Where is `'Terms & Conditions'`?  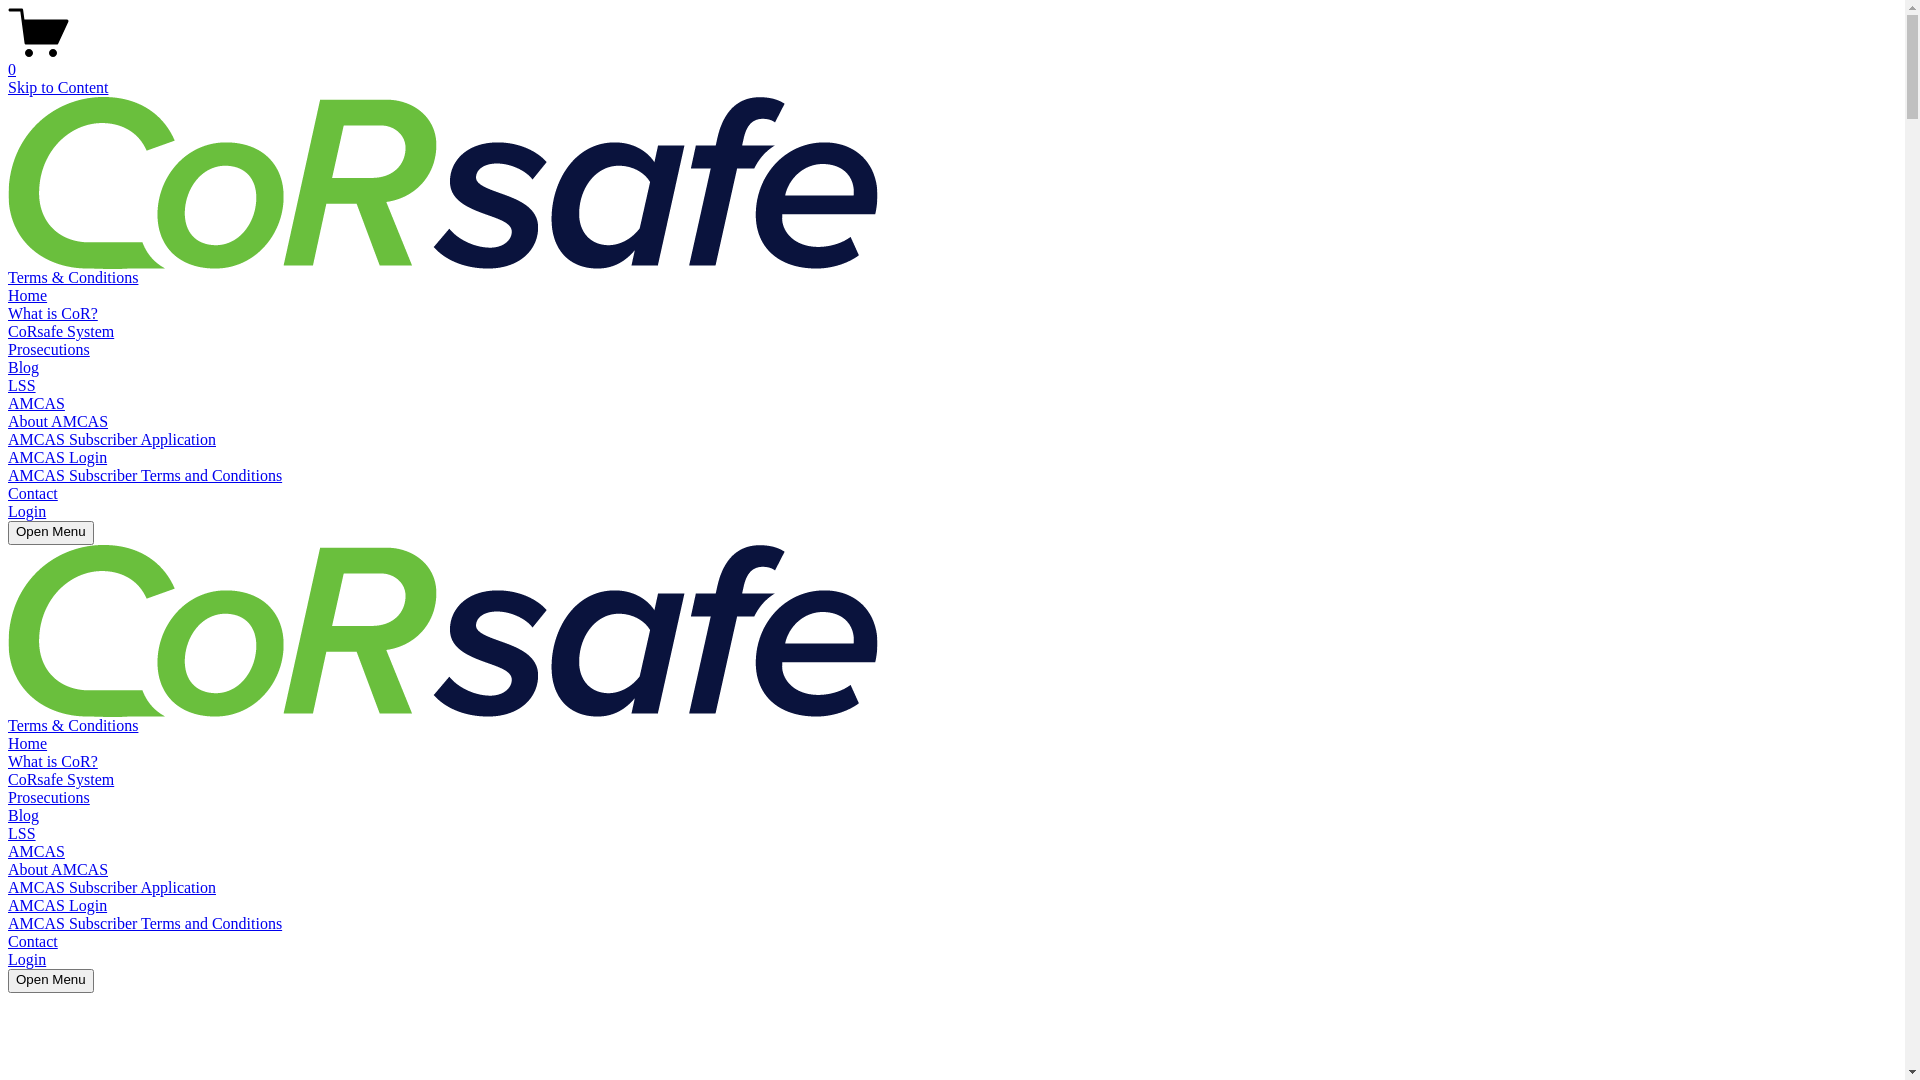 'Terms & Conditions' is located at coordinates (72, 277).